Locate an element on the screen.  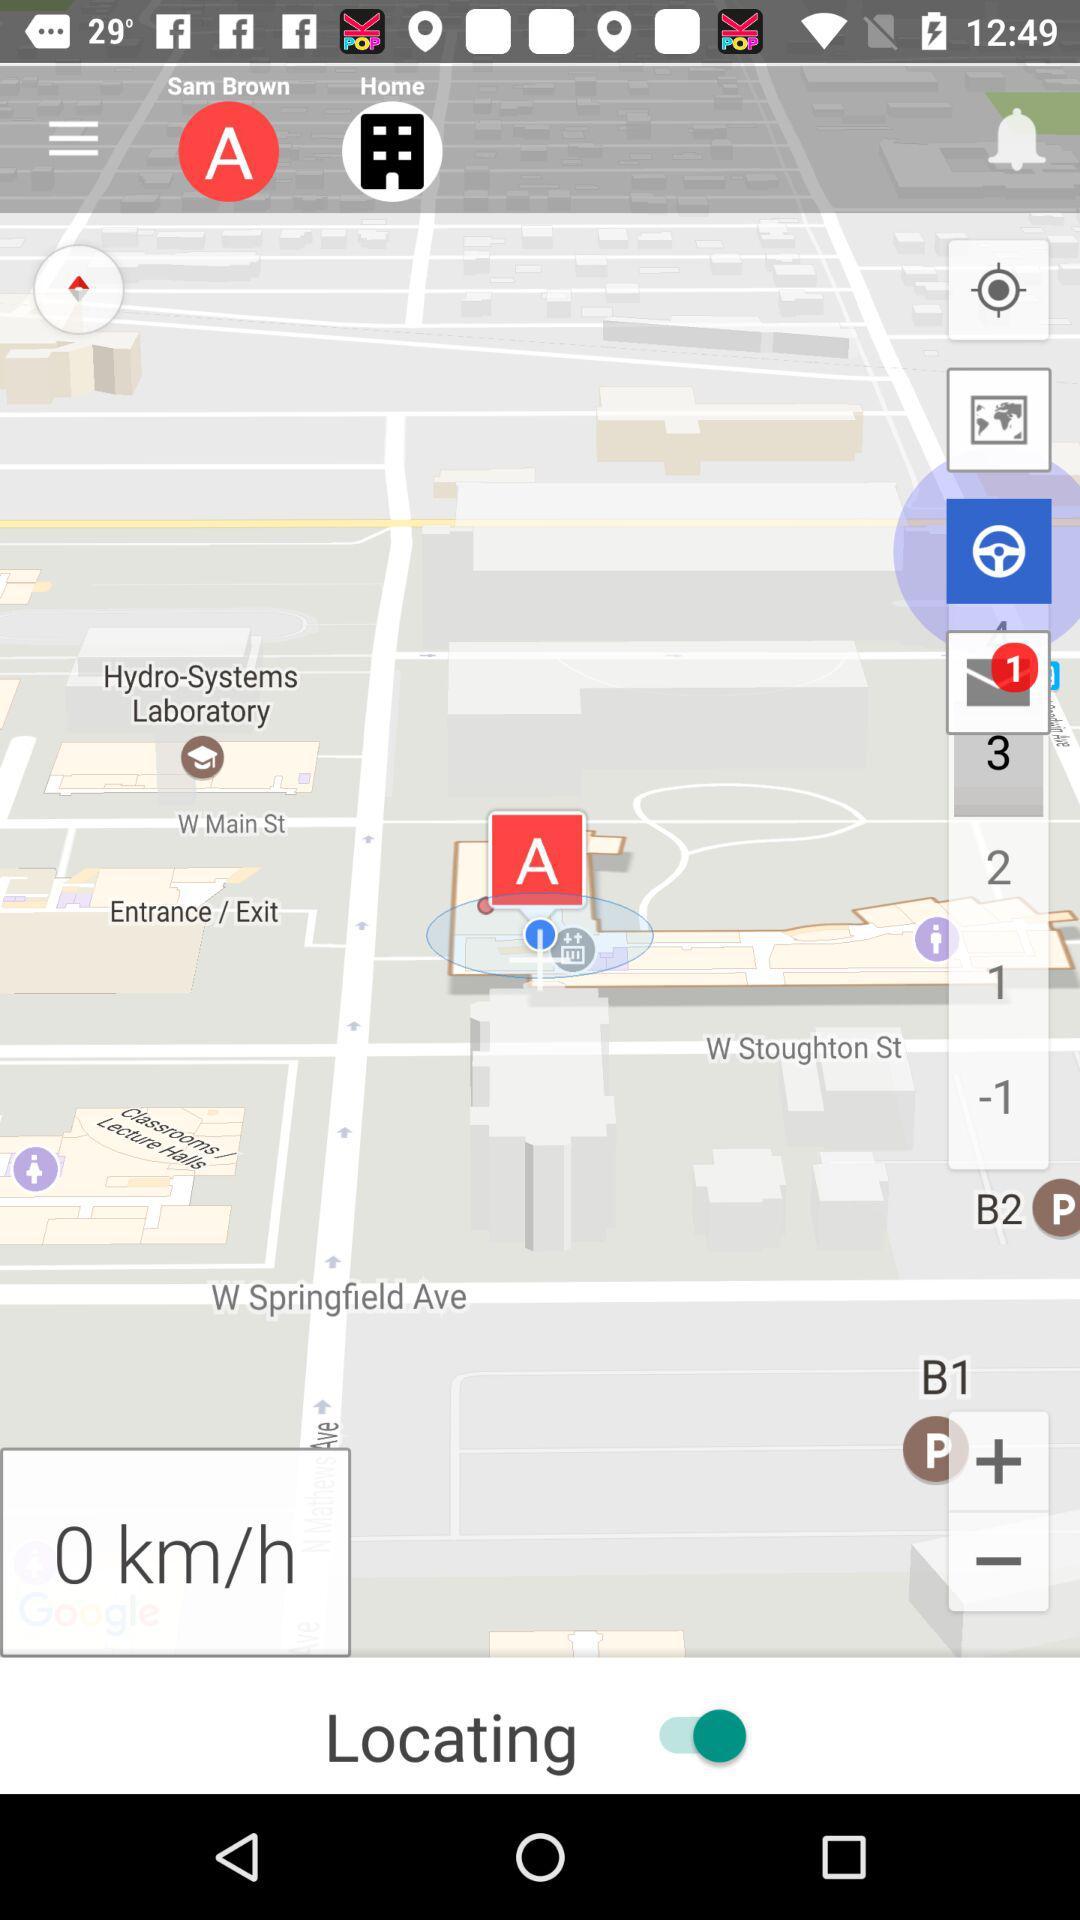
the wallpaper icon is located at coordinates (999, 419).